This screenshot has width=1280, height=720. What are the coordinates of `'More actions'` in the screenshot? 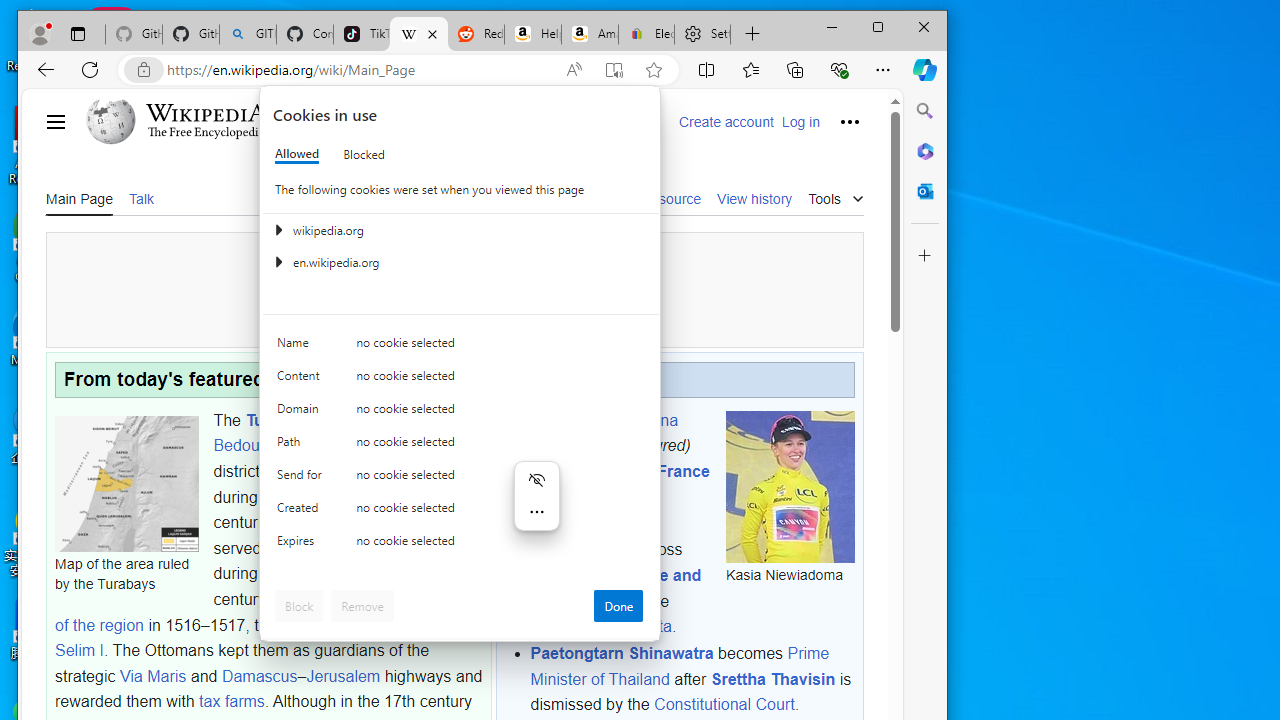 It's located at (536, 510).